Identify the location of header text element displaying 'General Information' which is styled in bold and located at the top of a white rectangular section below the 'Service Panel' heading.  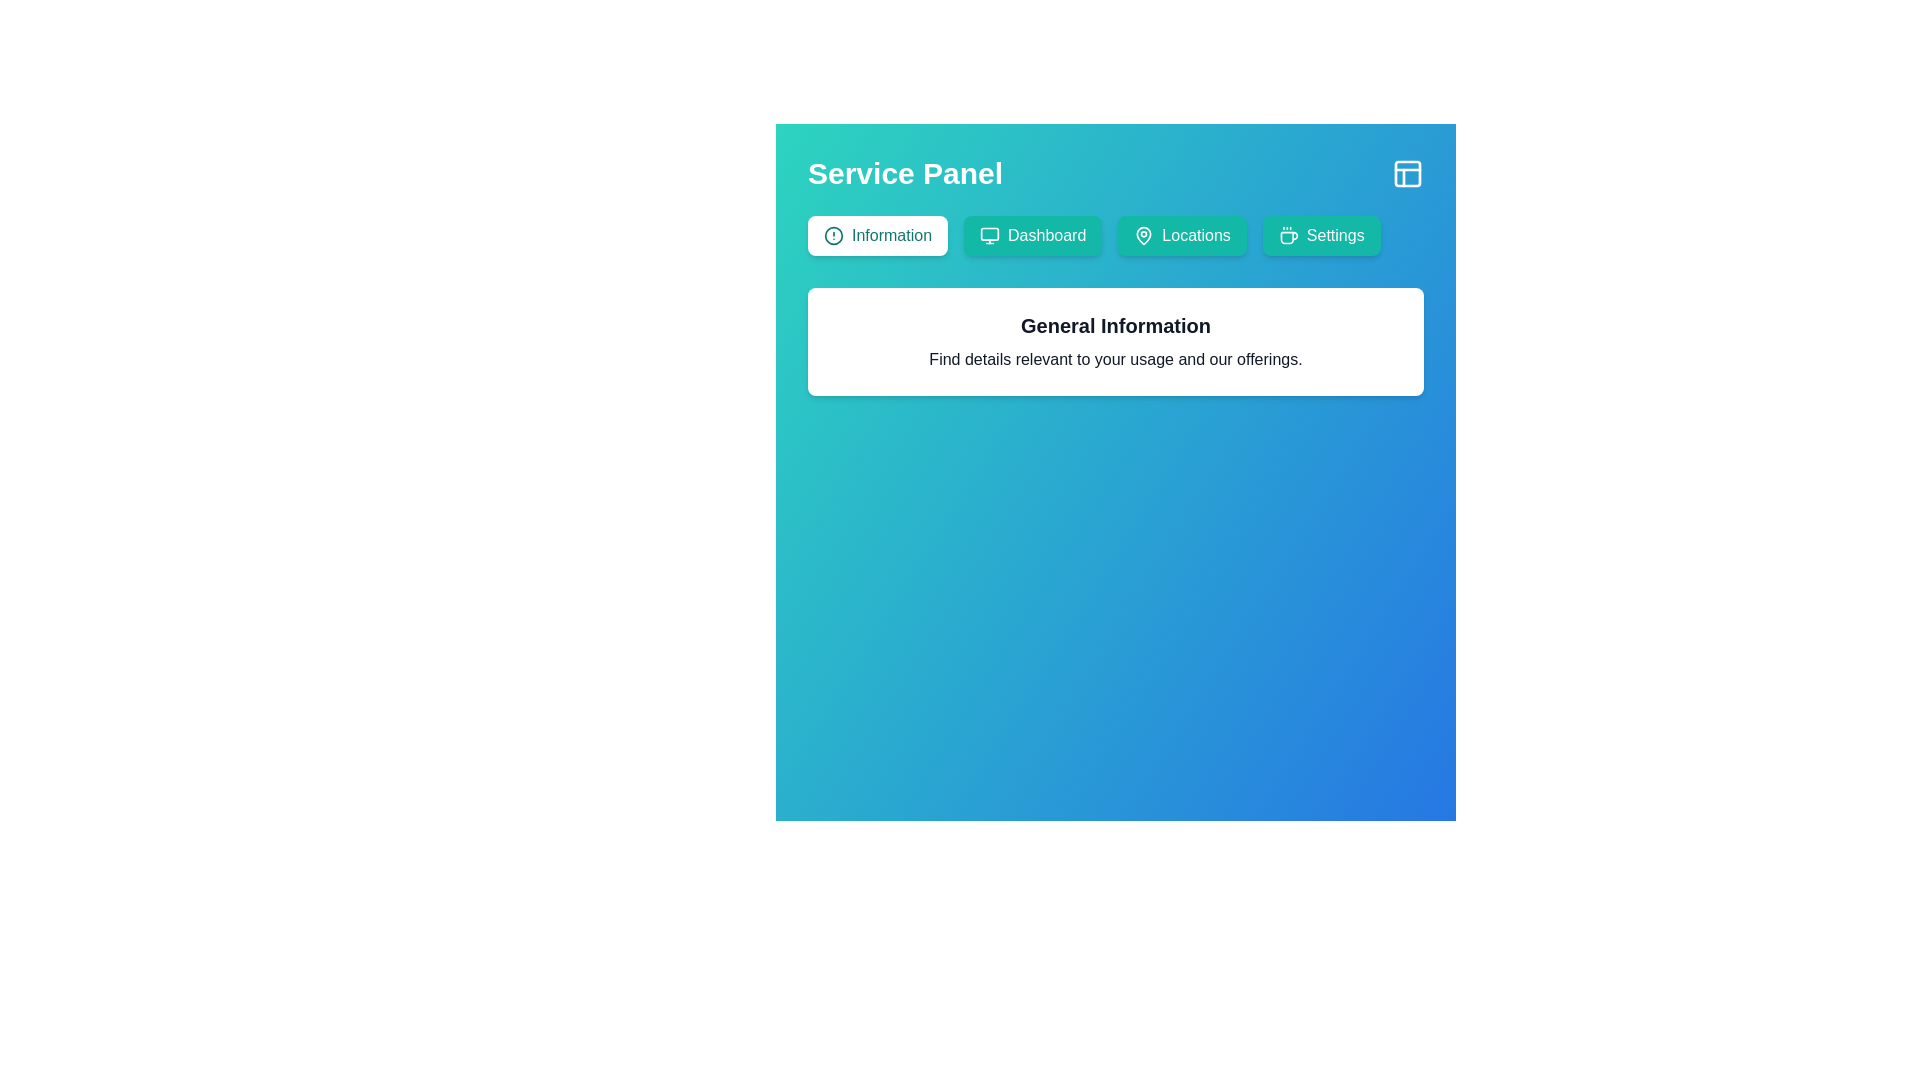
(1115, 325).